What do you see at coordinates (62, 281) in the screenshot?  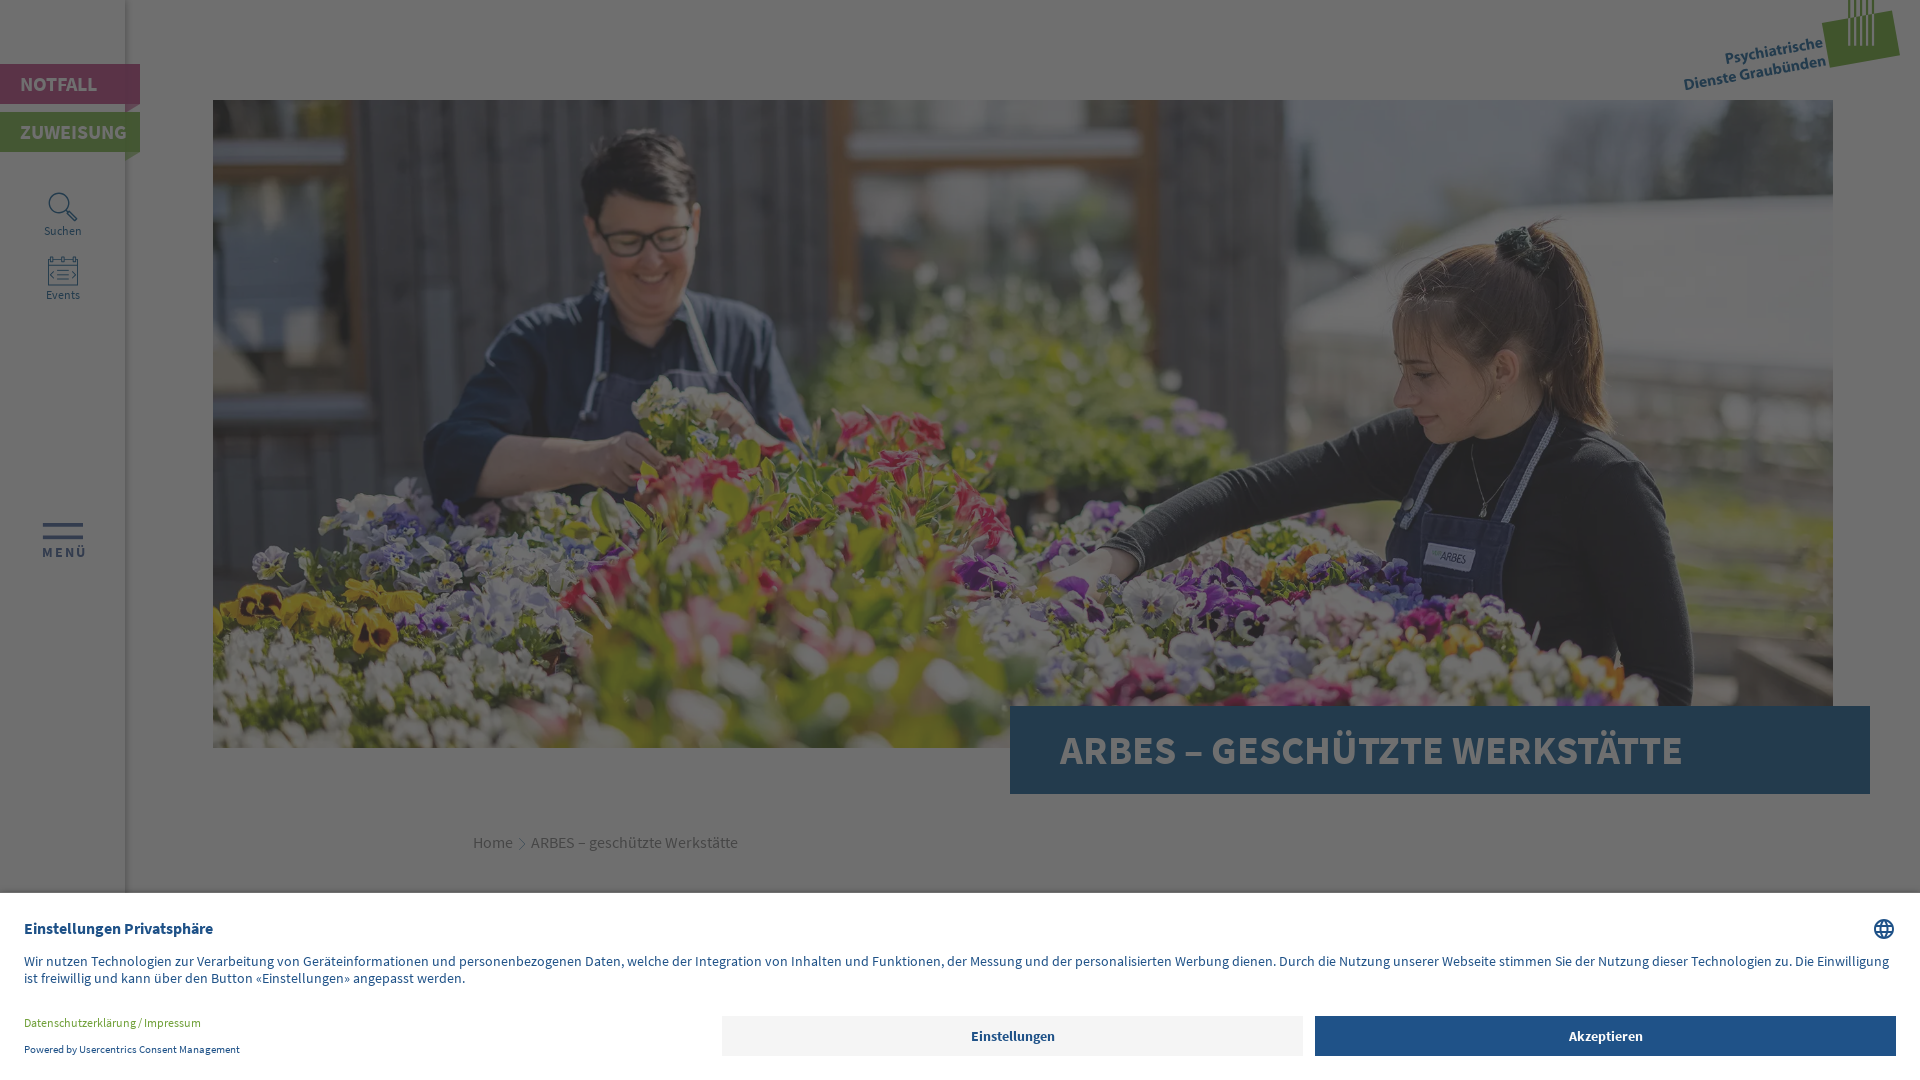 I see `'Events'` at bounding box center [62, 281].